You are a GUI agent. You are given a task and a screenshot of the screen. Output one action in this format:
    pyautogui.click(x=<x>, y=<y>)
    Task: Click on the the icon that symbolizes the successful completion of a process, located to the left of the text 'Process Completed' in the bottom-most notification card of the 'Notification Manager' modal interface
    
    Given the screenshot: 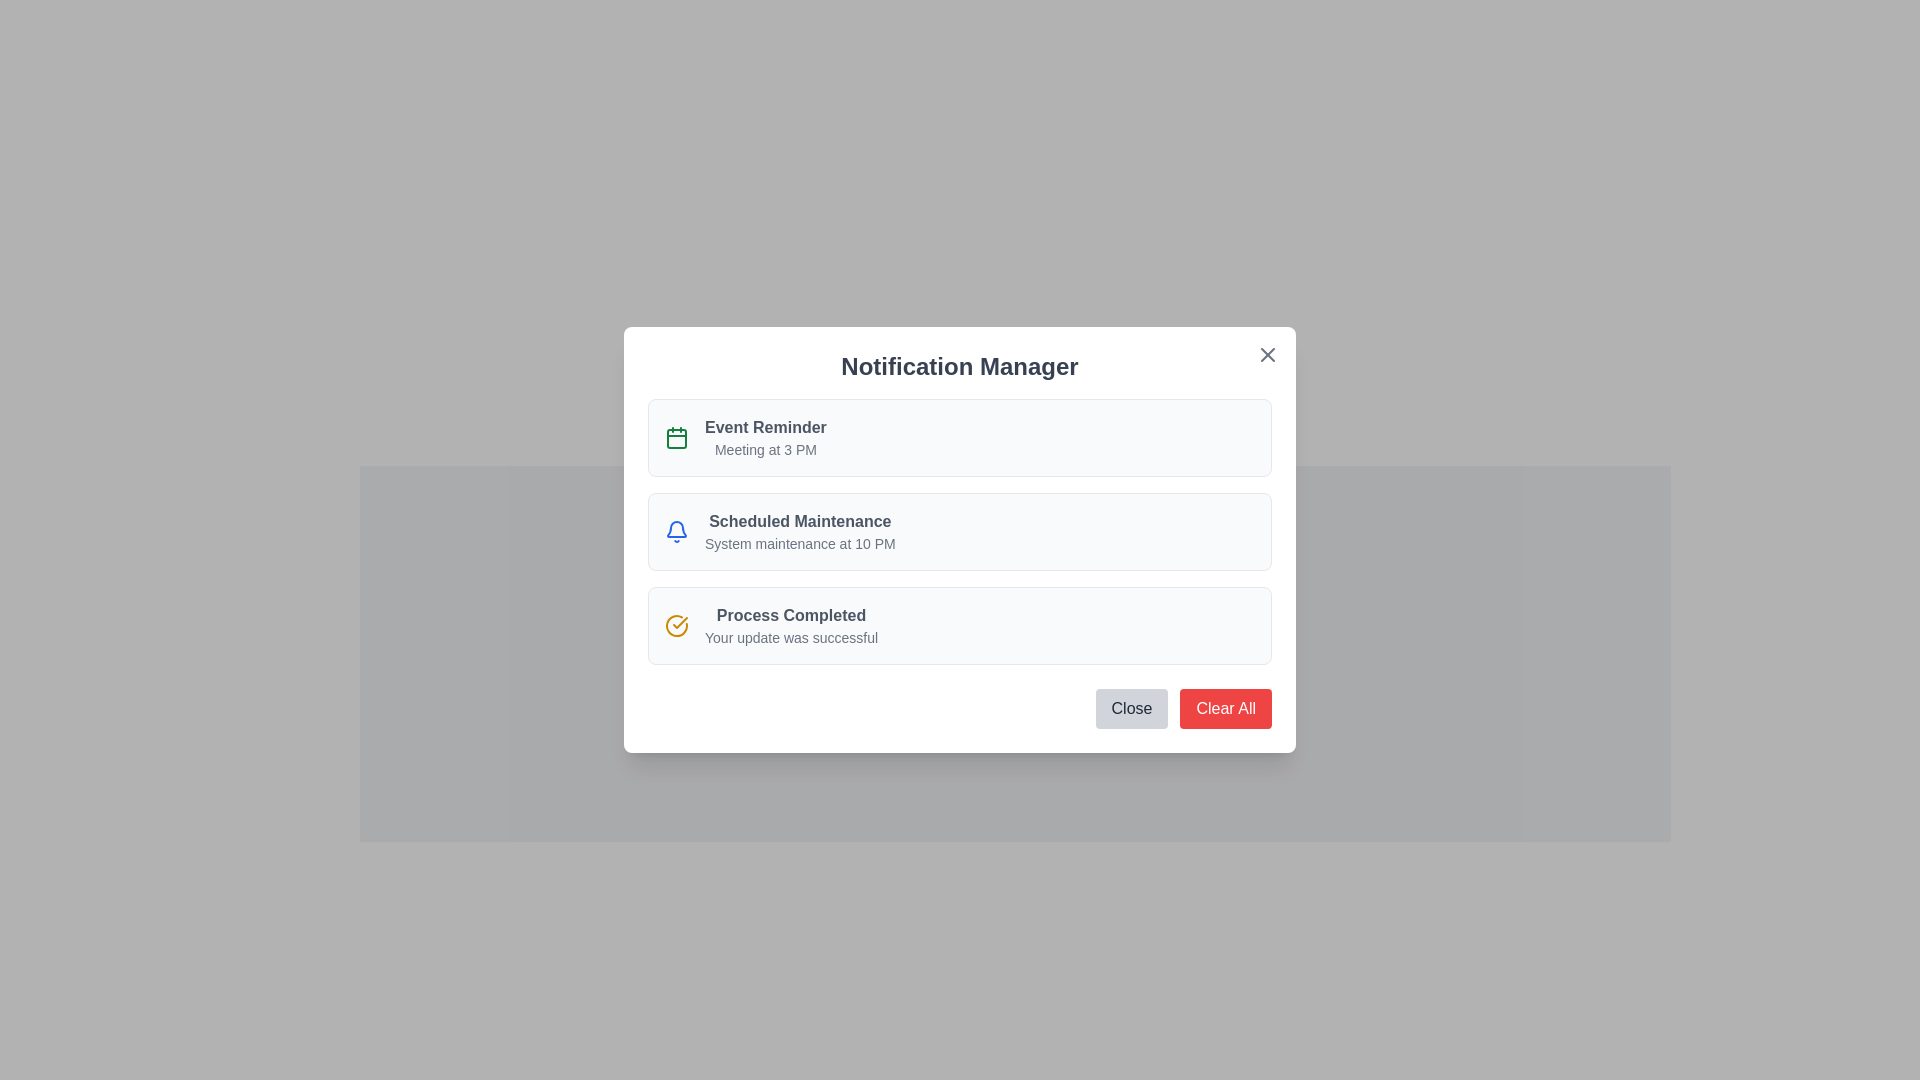 What is the action you would take?
    pyautogui.click(x=676, y=624)
    